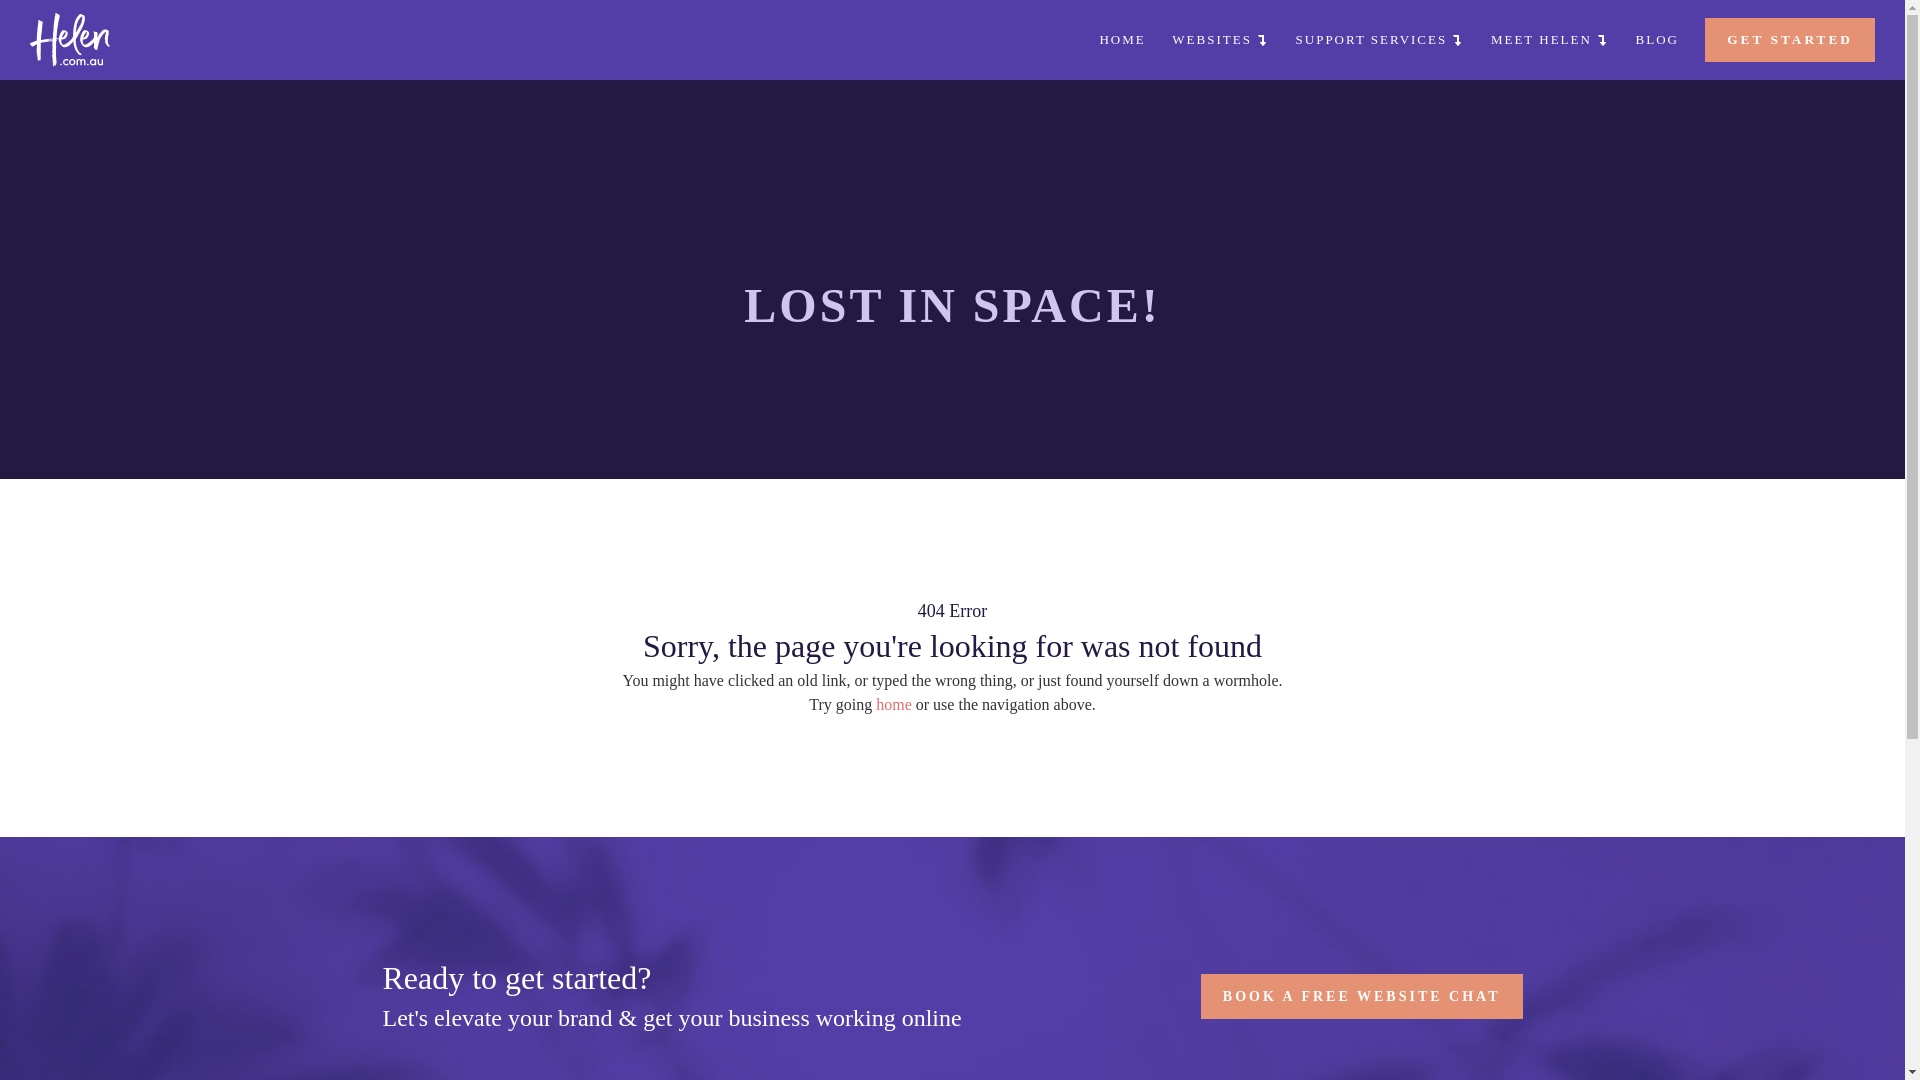 This screenshot has height=1080, width=1920. What do you see at coordinates (1361, 996) in the screenshot?
I see `'BOOK A FREE WEBSITE CHAT'` at bounding box center [1361, 996].